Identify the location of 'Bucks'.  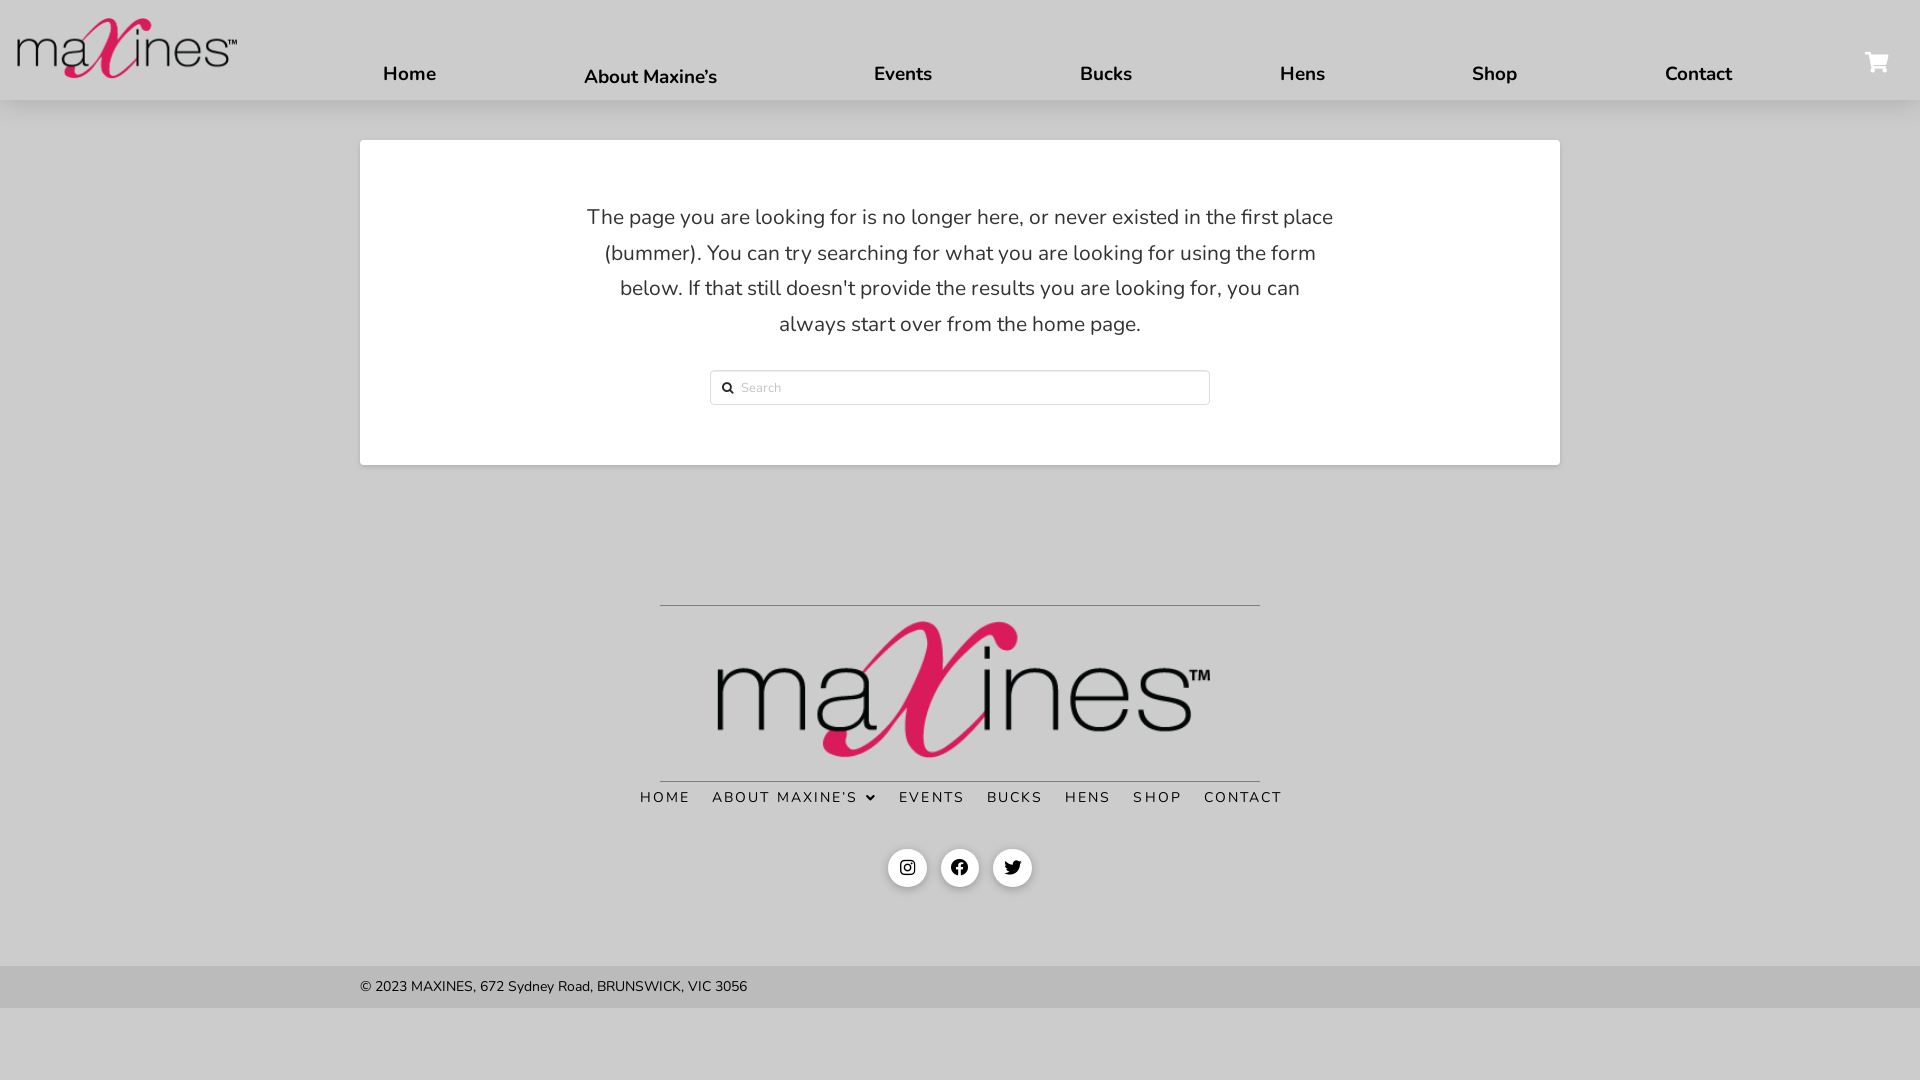
(1104, 62).